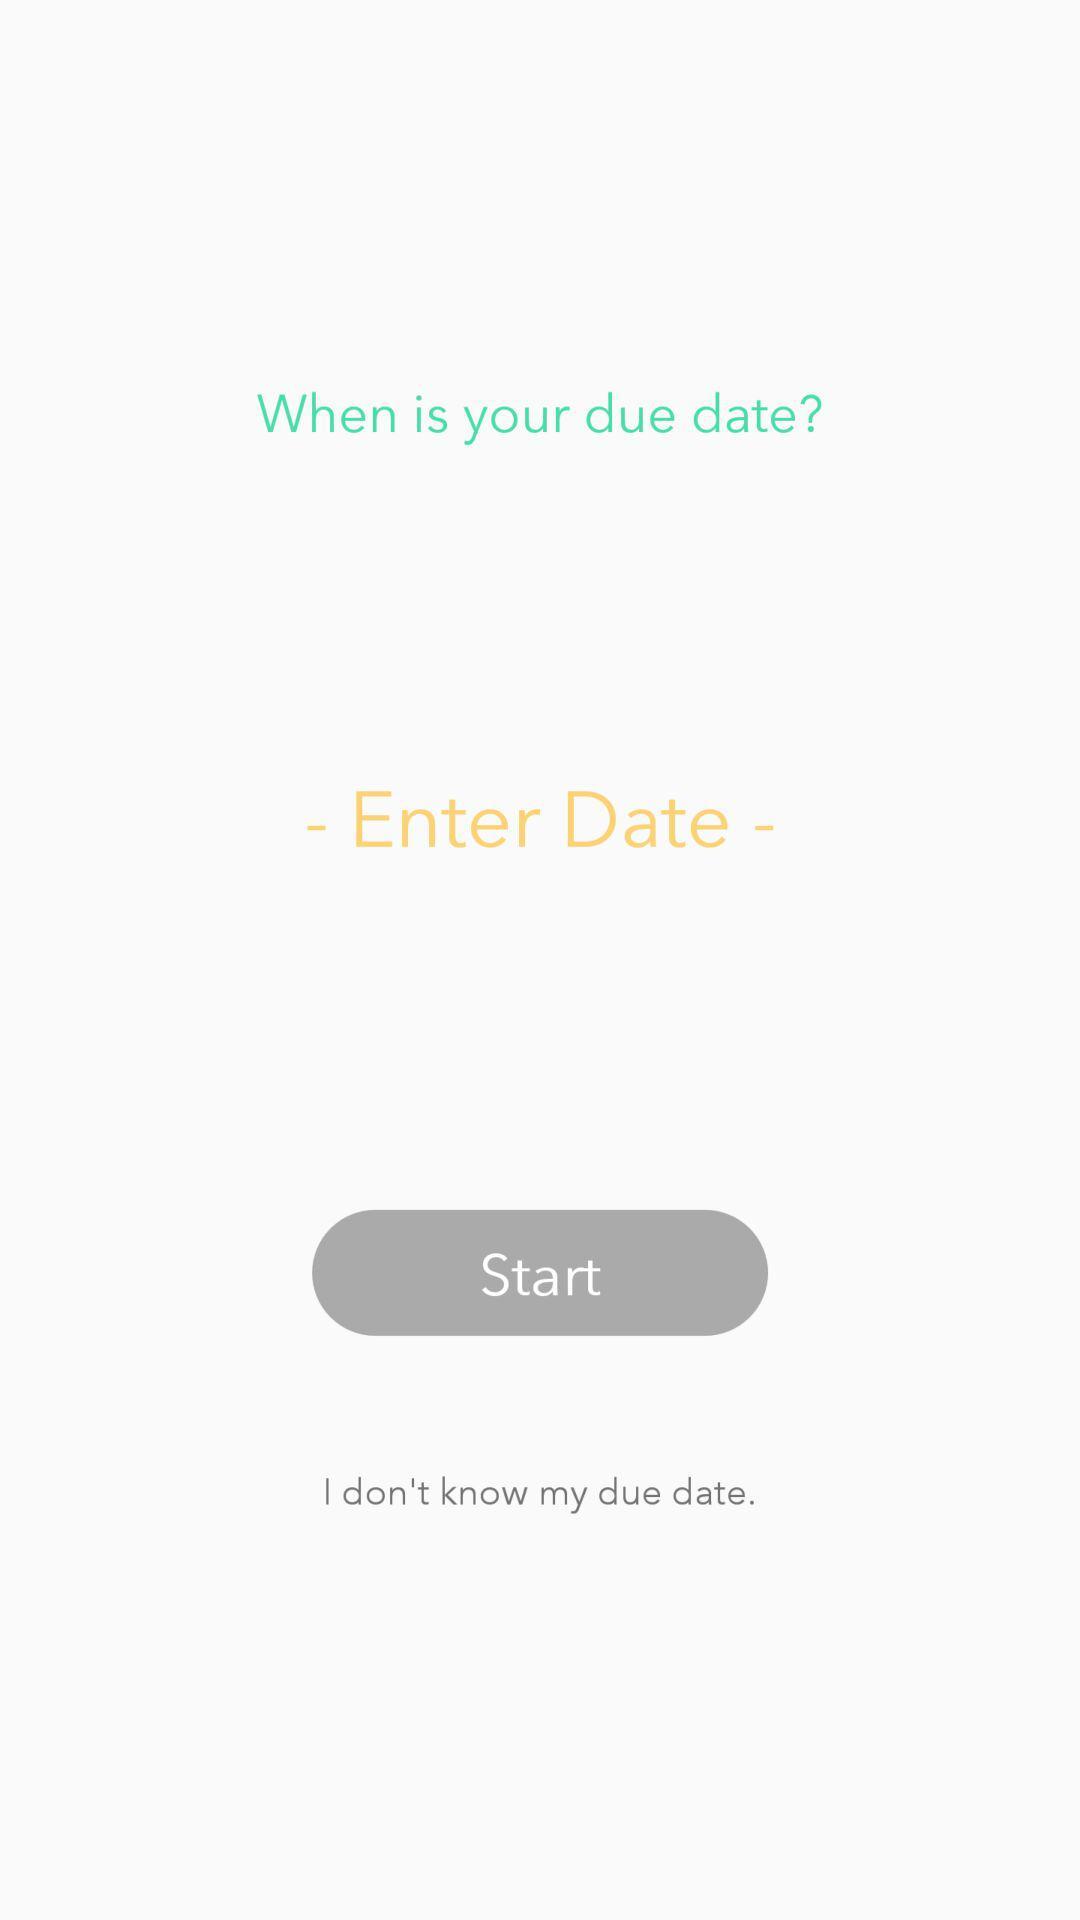 This screenshot has height=1920, width=1080. What do you see at coordinates (538, 1490) in the screenshot?
I see `icon below the start item` at bounding box center [538, 1490].